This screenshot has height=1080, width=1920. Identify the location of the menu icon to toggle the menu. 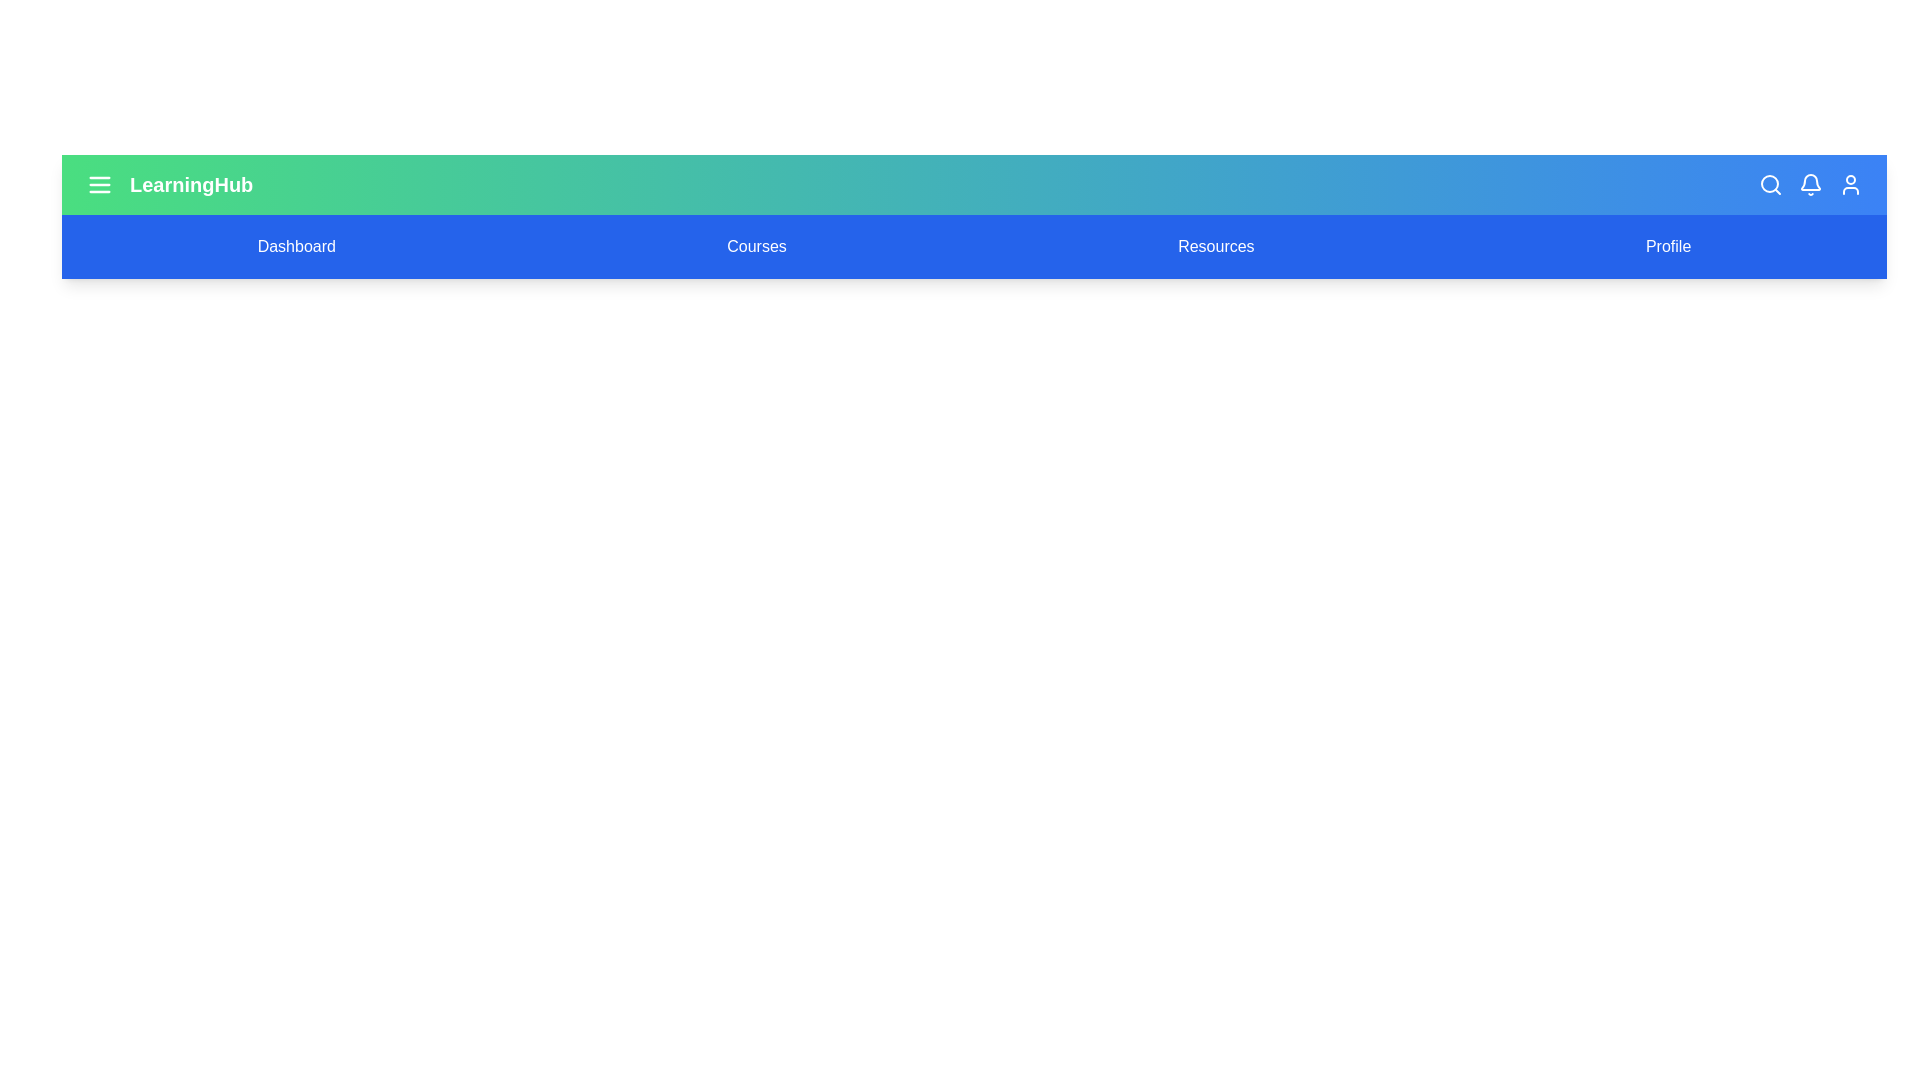
(99, 185).